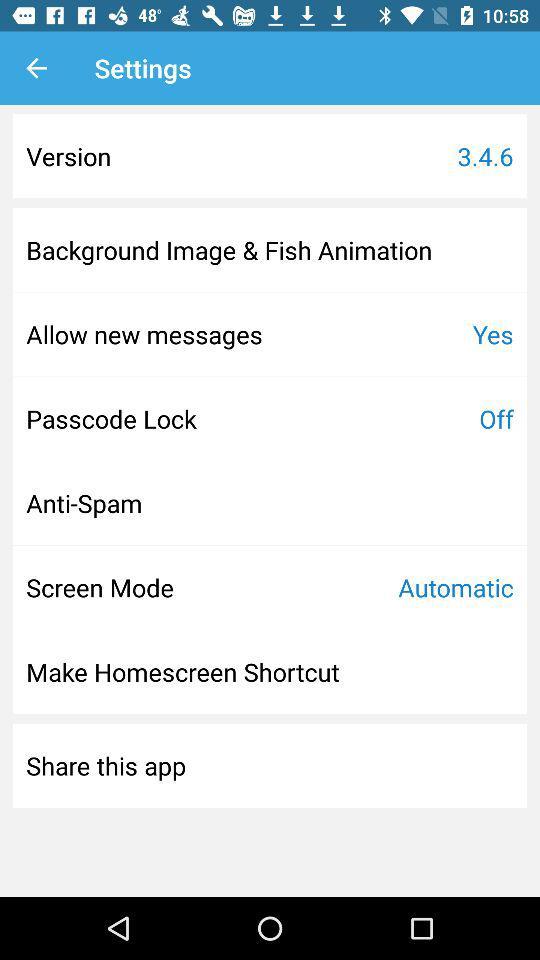  I want to click on allow new messages icon, so click(143, 334).